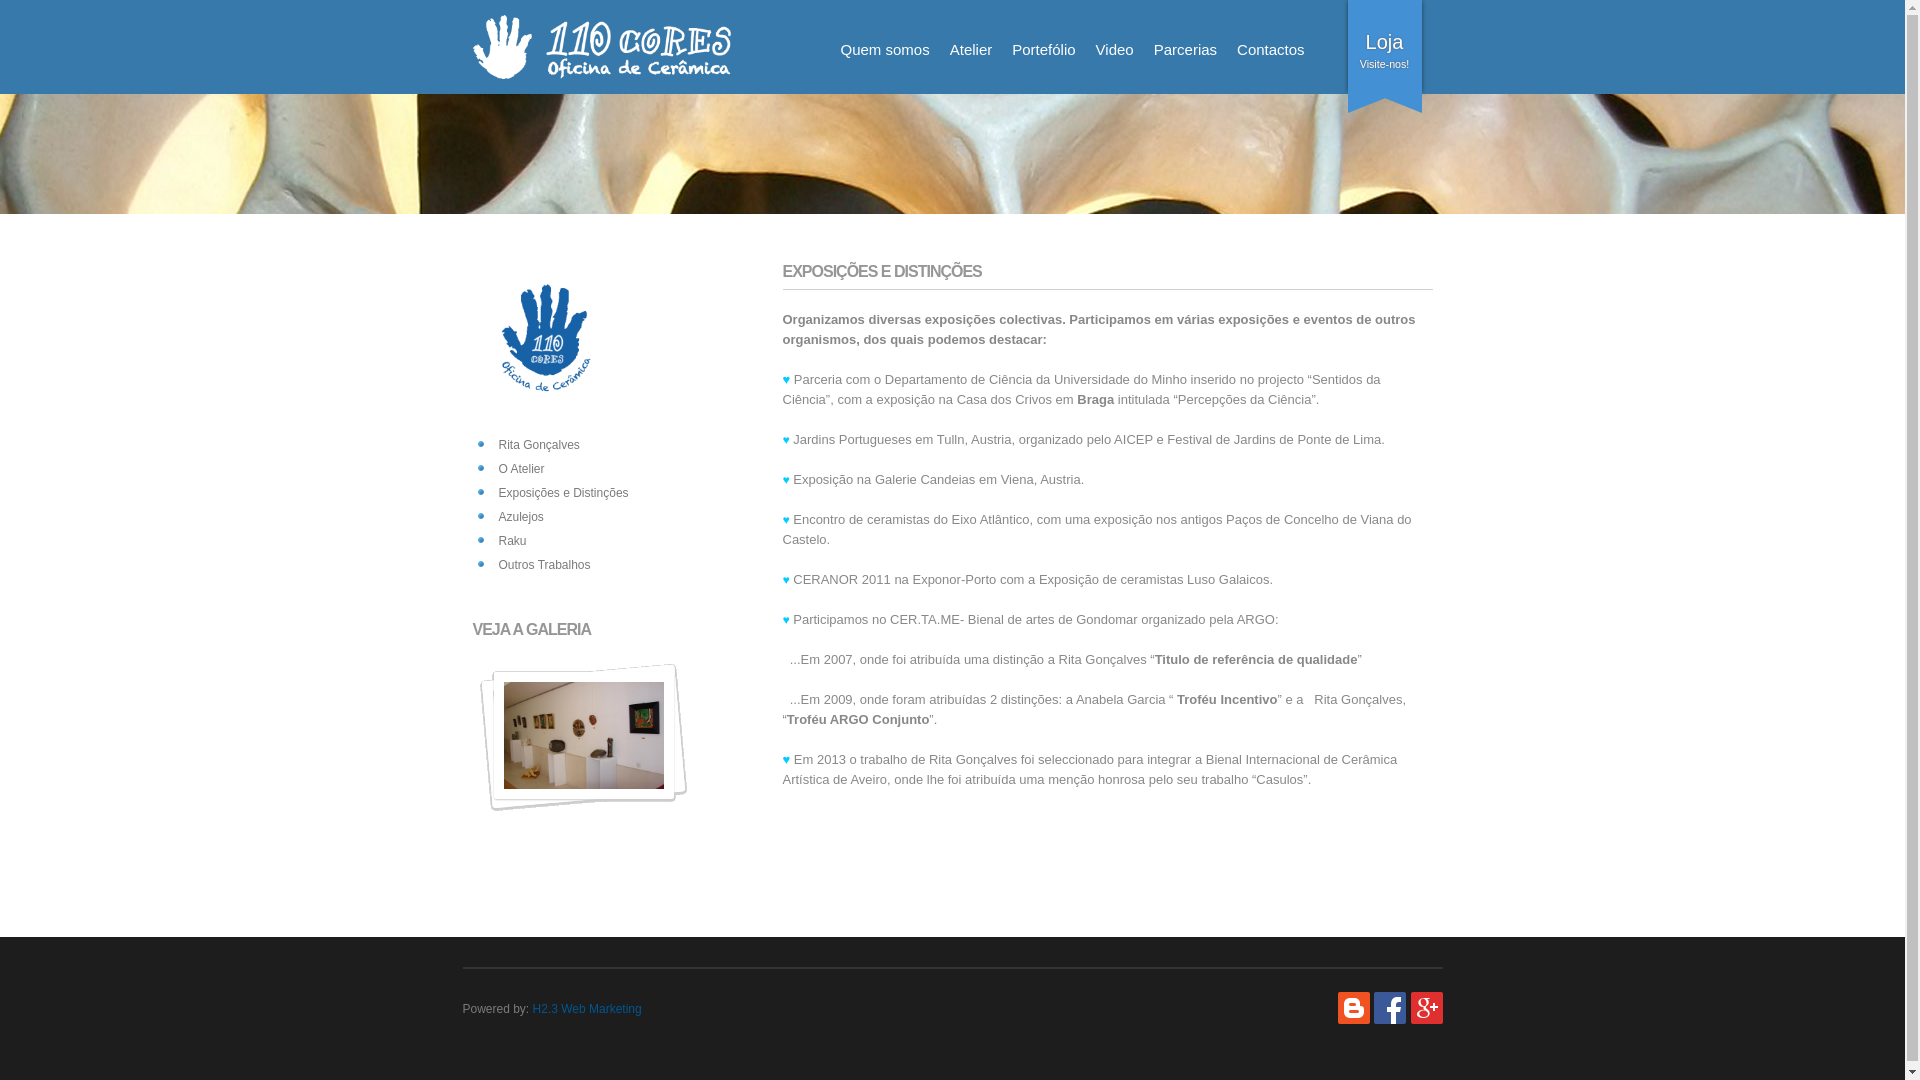 Image resolution: width=1920 pixels, height=1080 pixels. Describe the element at coordinates (507, 515) in the screenshot. I see `'Azulejos'` at that location.